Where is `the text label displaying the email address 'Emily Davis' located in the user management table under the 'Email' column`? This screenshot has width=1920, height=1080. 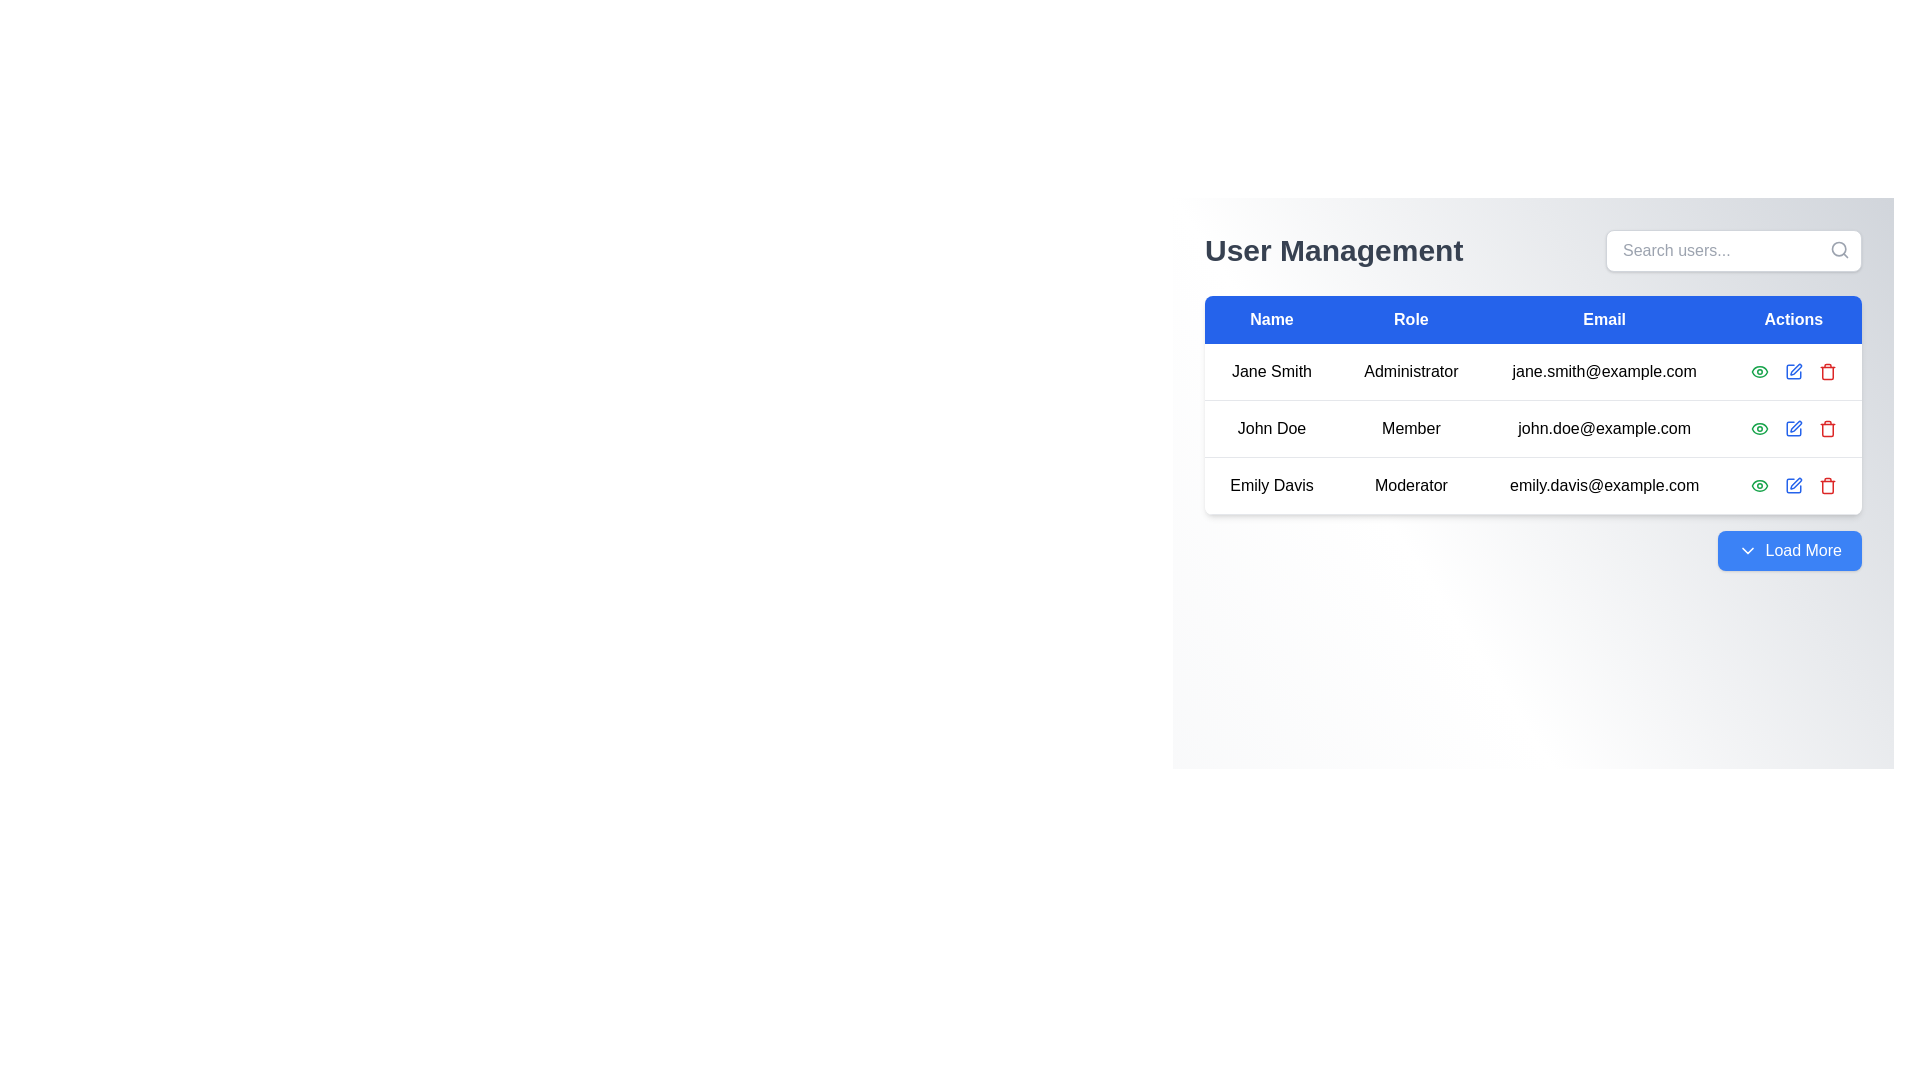
the text label displaying the email address 'Emily Davis' located in the user management table under the 'Email' column is located at coordinates (1604, 486).